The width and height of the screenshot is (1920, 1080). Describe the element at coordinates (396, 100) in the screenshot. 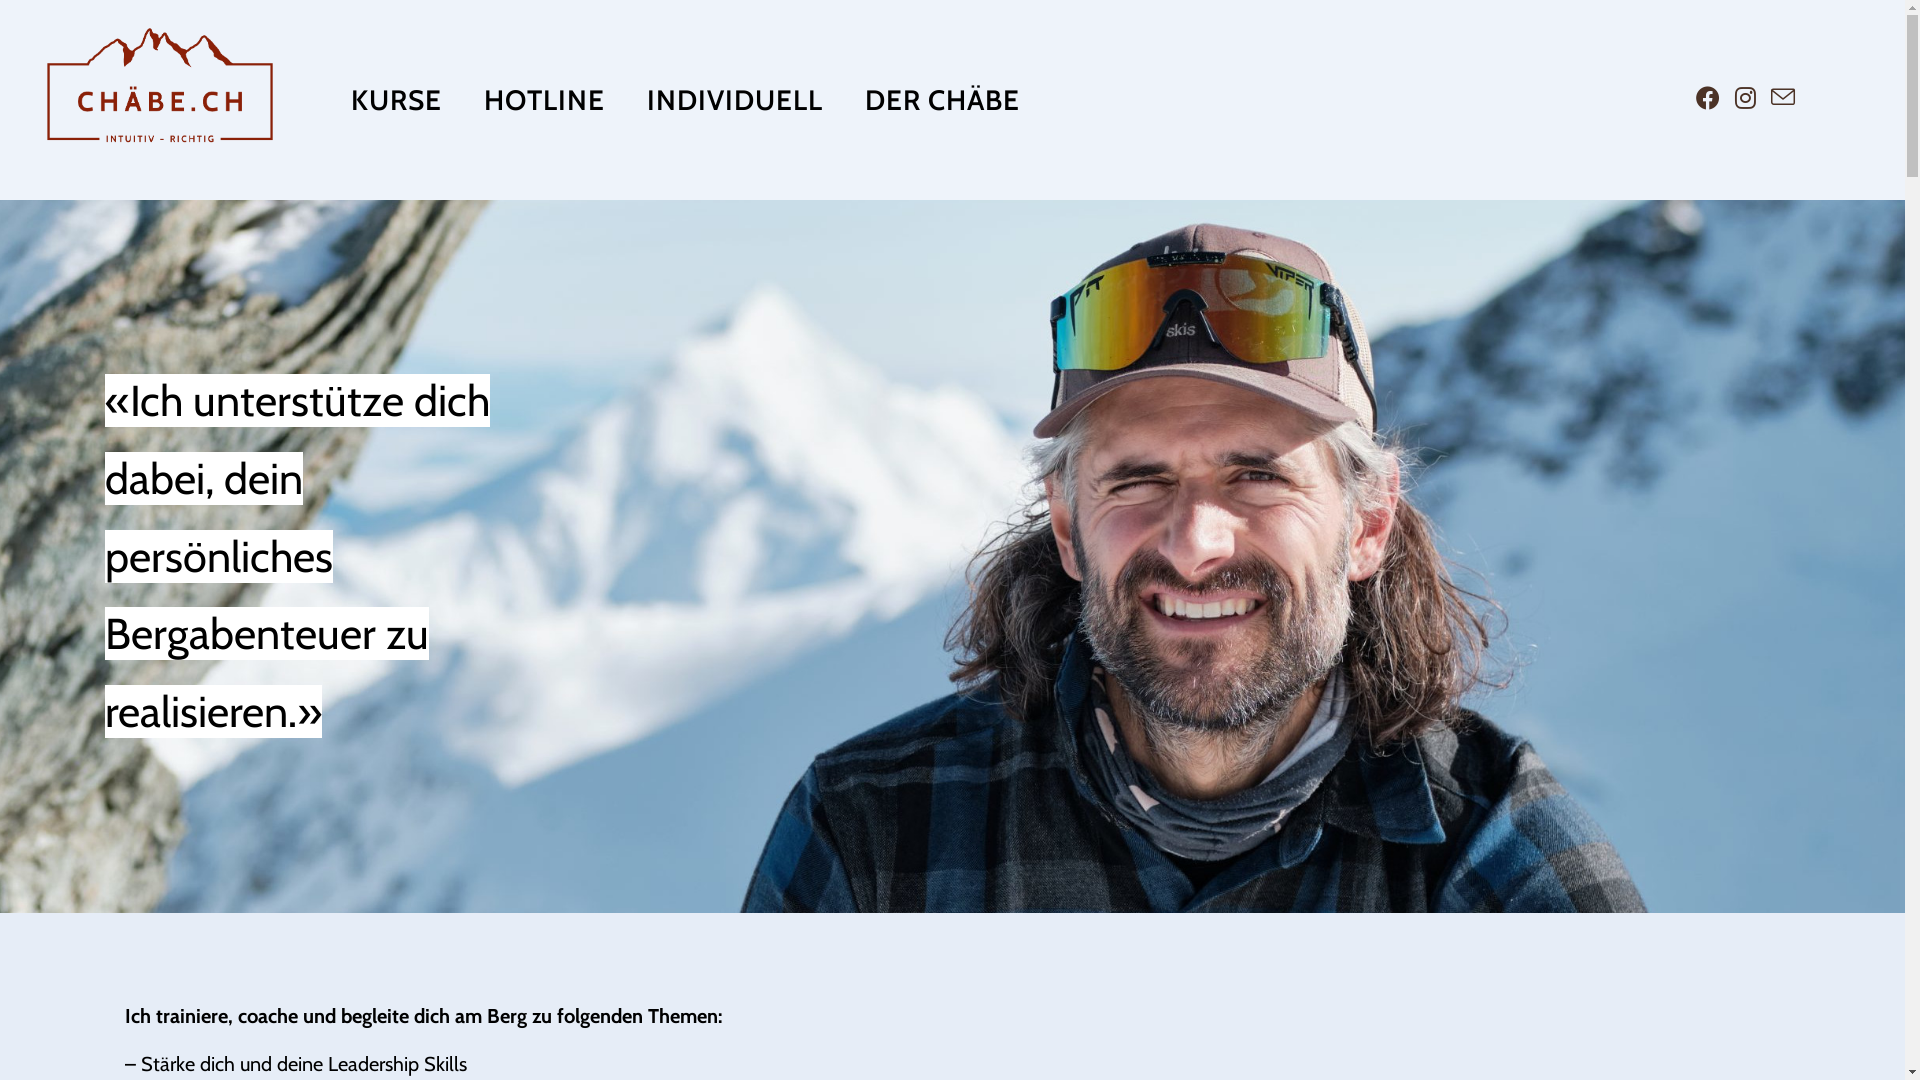

I see `'KURSE'` at that location.